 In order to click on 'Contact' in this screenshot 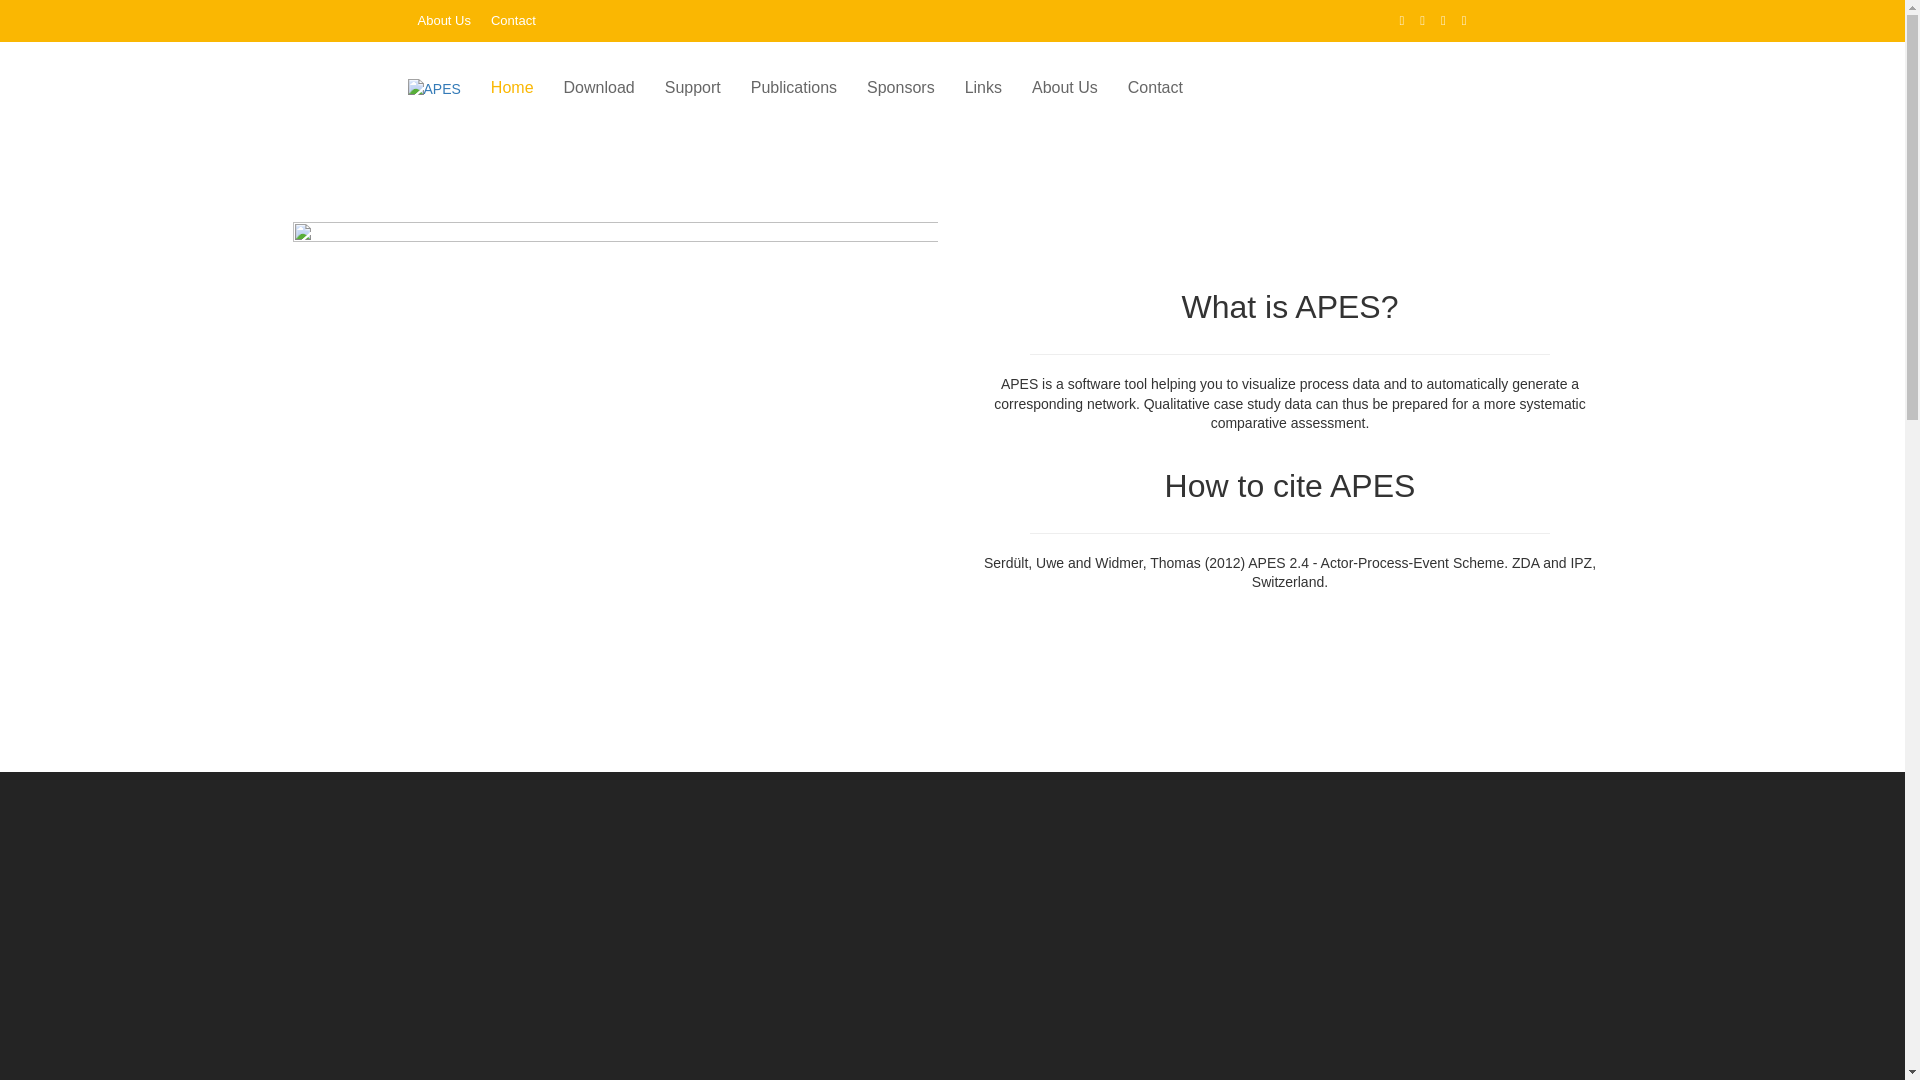, I will do `click(490, 20)`.